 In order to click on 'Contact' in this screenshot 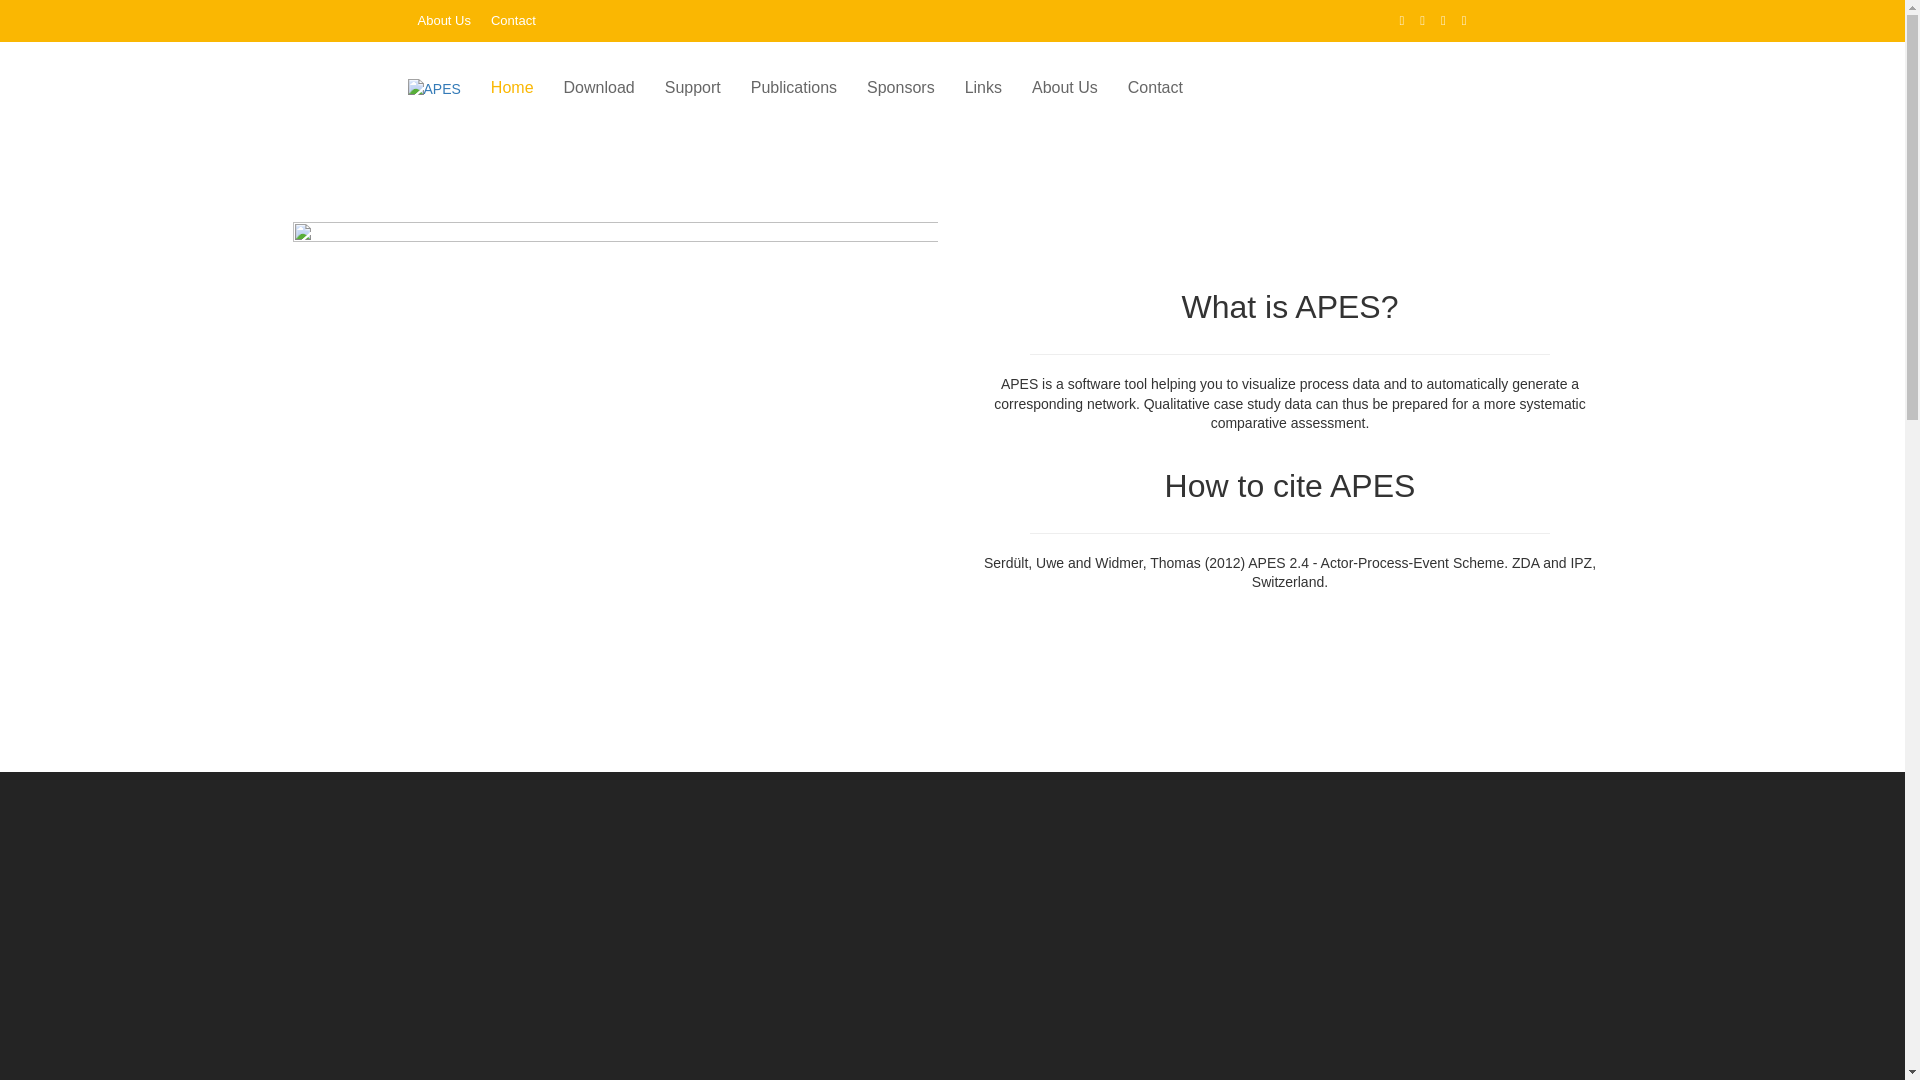, I will do `click(490, 20)`.